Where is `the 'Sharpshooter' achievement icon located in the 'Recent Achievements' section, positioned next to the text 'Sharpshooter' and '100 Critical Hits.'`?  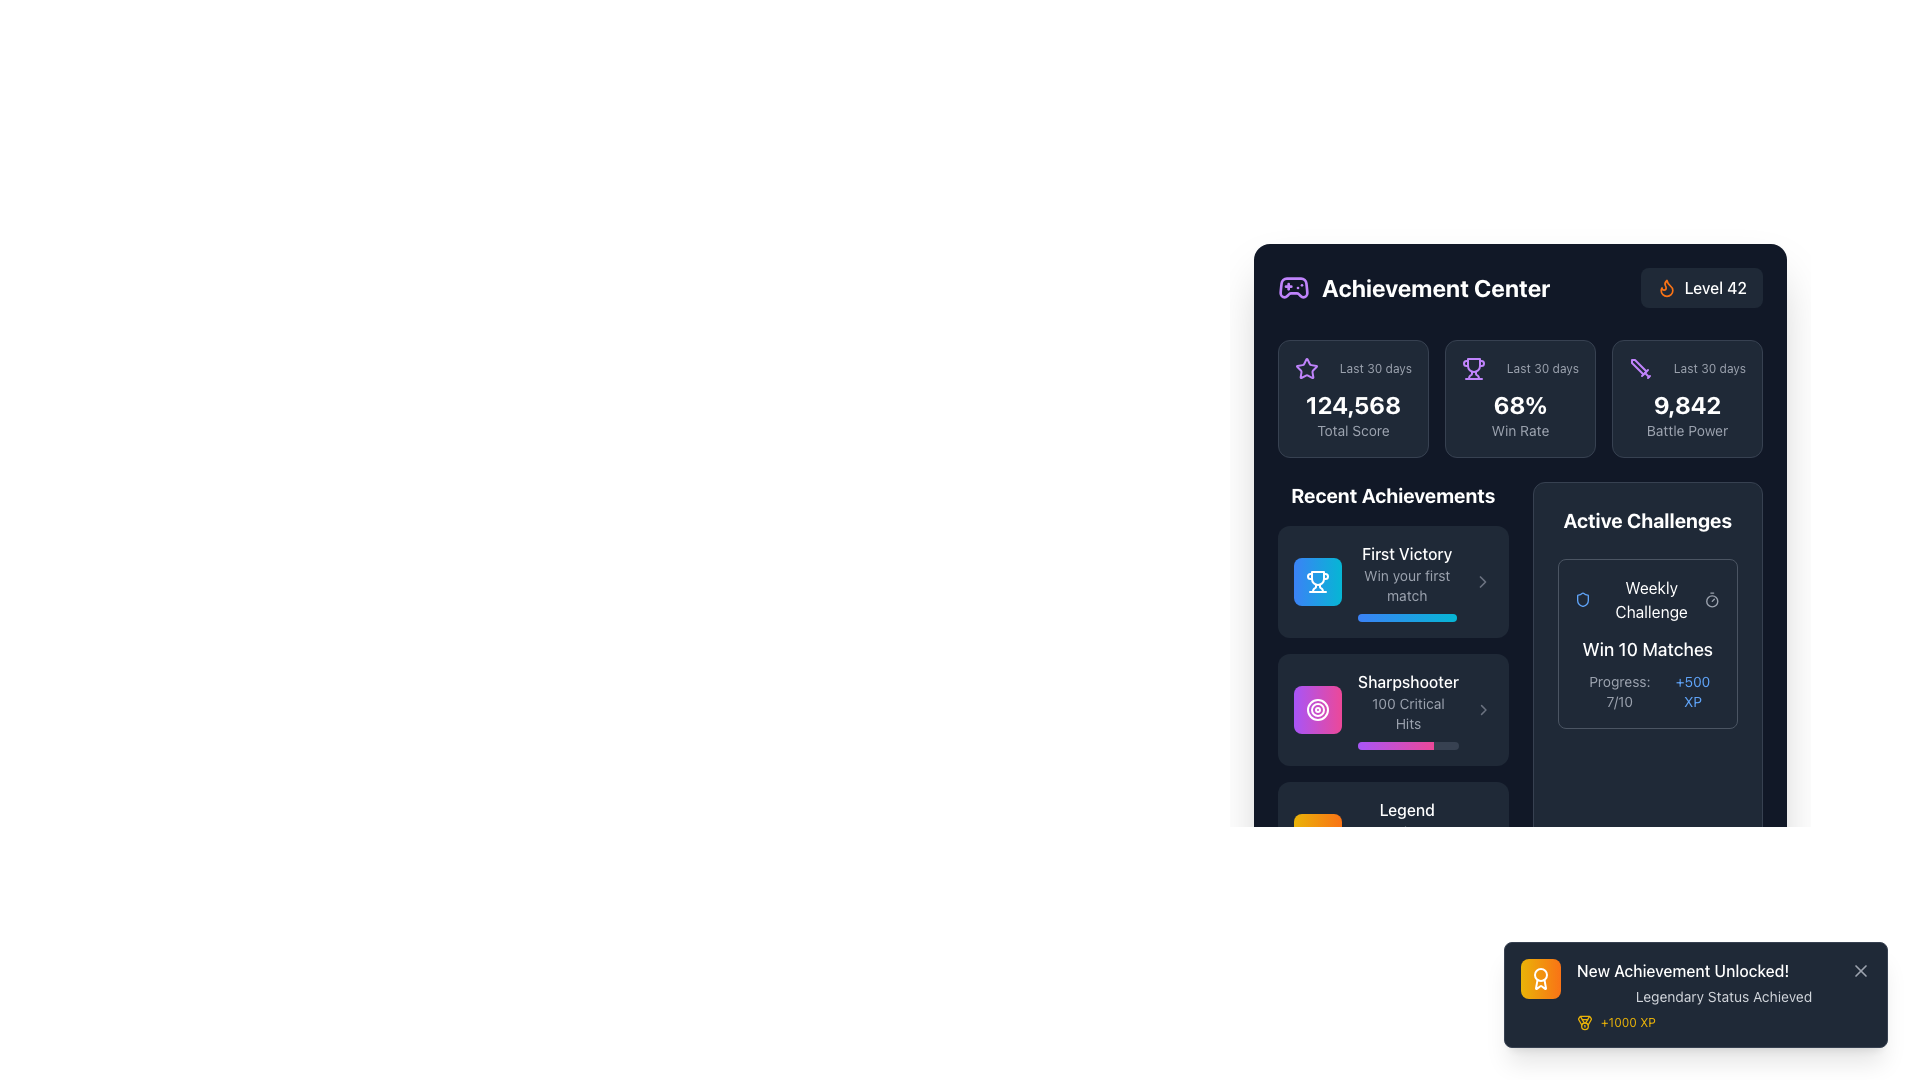
the 'Sharpshooter' achievement icon located in the 'Recent Achievements' section, positioned next to the text 'Sharpshooter' and '100 Critical Hits.' is located at coordinates (1318, 708).